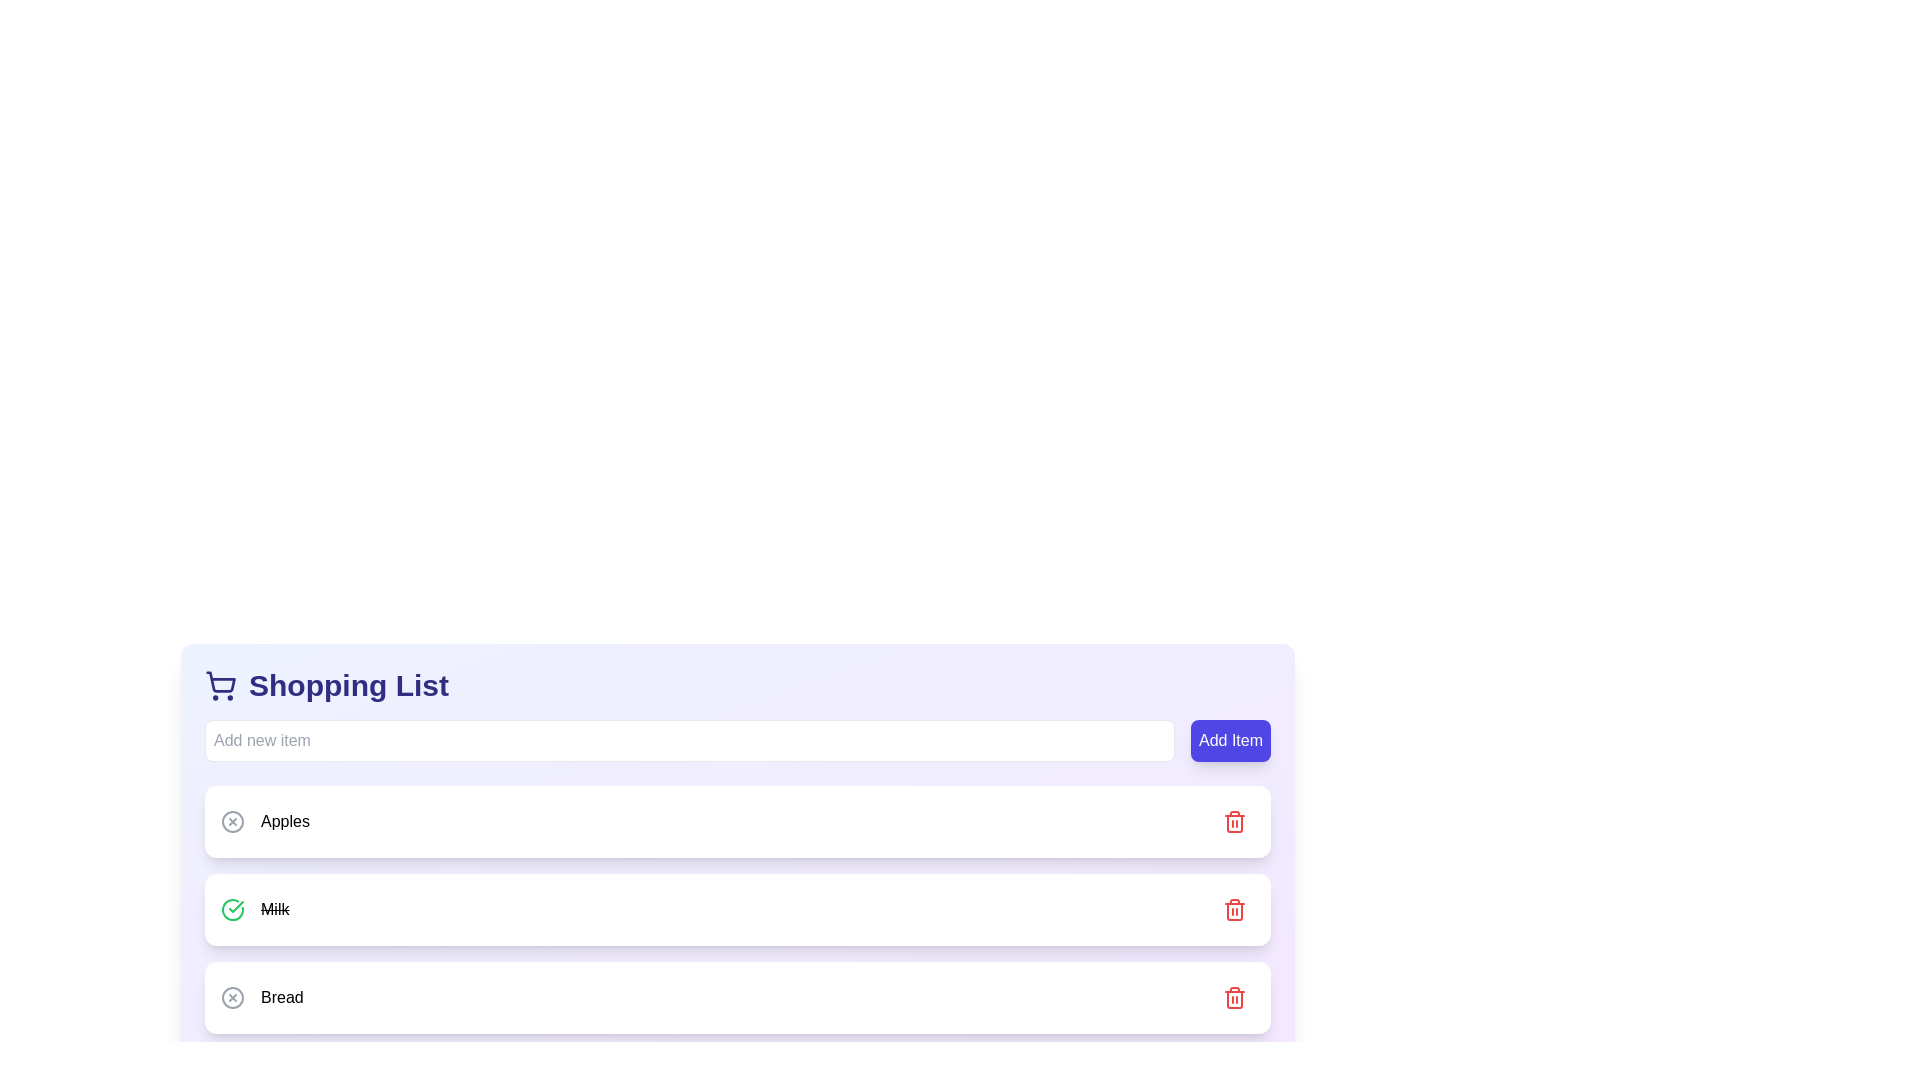 This screenshot has height=1080, width=1920. I want to click on text label that says 'Milk' with a strikethrough style, indicating it is marked as completed or inactive, located in the second row of the list interface, so click(274, 910).